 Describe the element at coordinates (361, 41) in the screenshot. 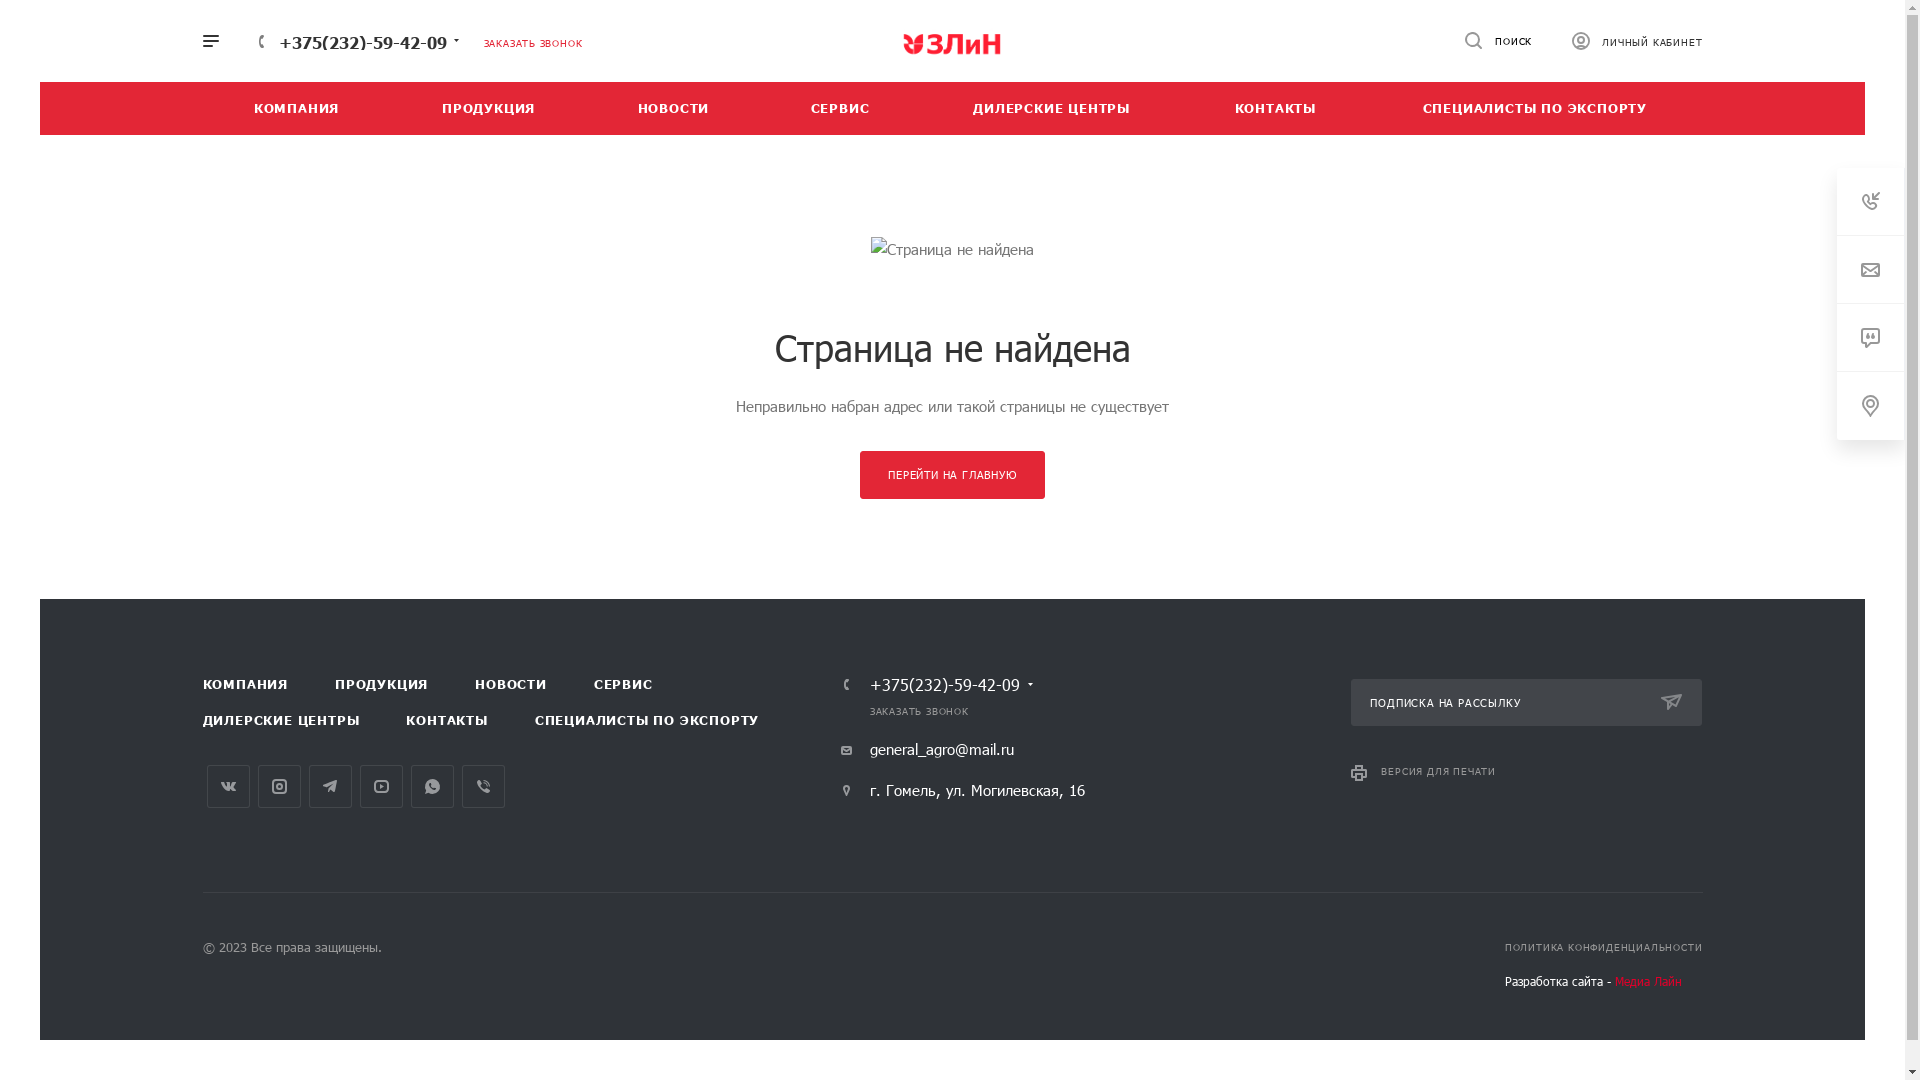

I see `'+375(232)-59-42-09'` at that location.